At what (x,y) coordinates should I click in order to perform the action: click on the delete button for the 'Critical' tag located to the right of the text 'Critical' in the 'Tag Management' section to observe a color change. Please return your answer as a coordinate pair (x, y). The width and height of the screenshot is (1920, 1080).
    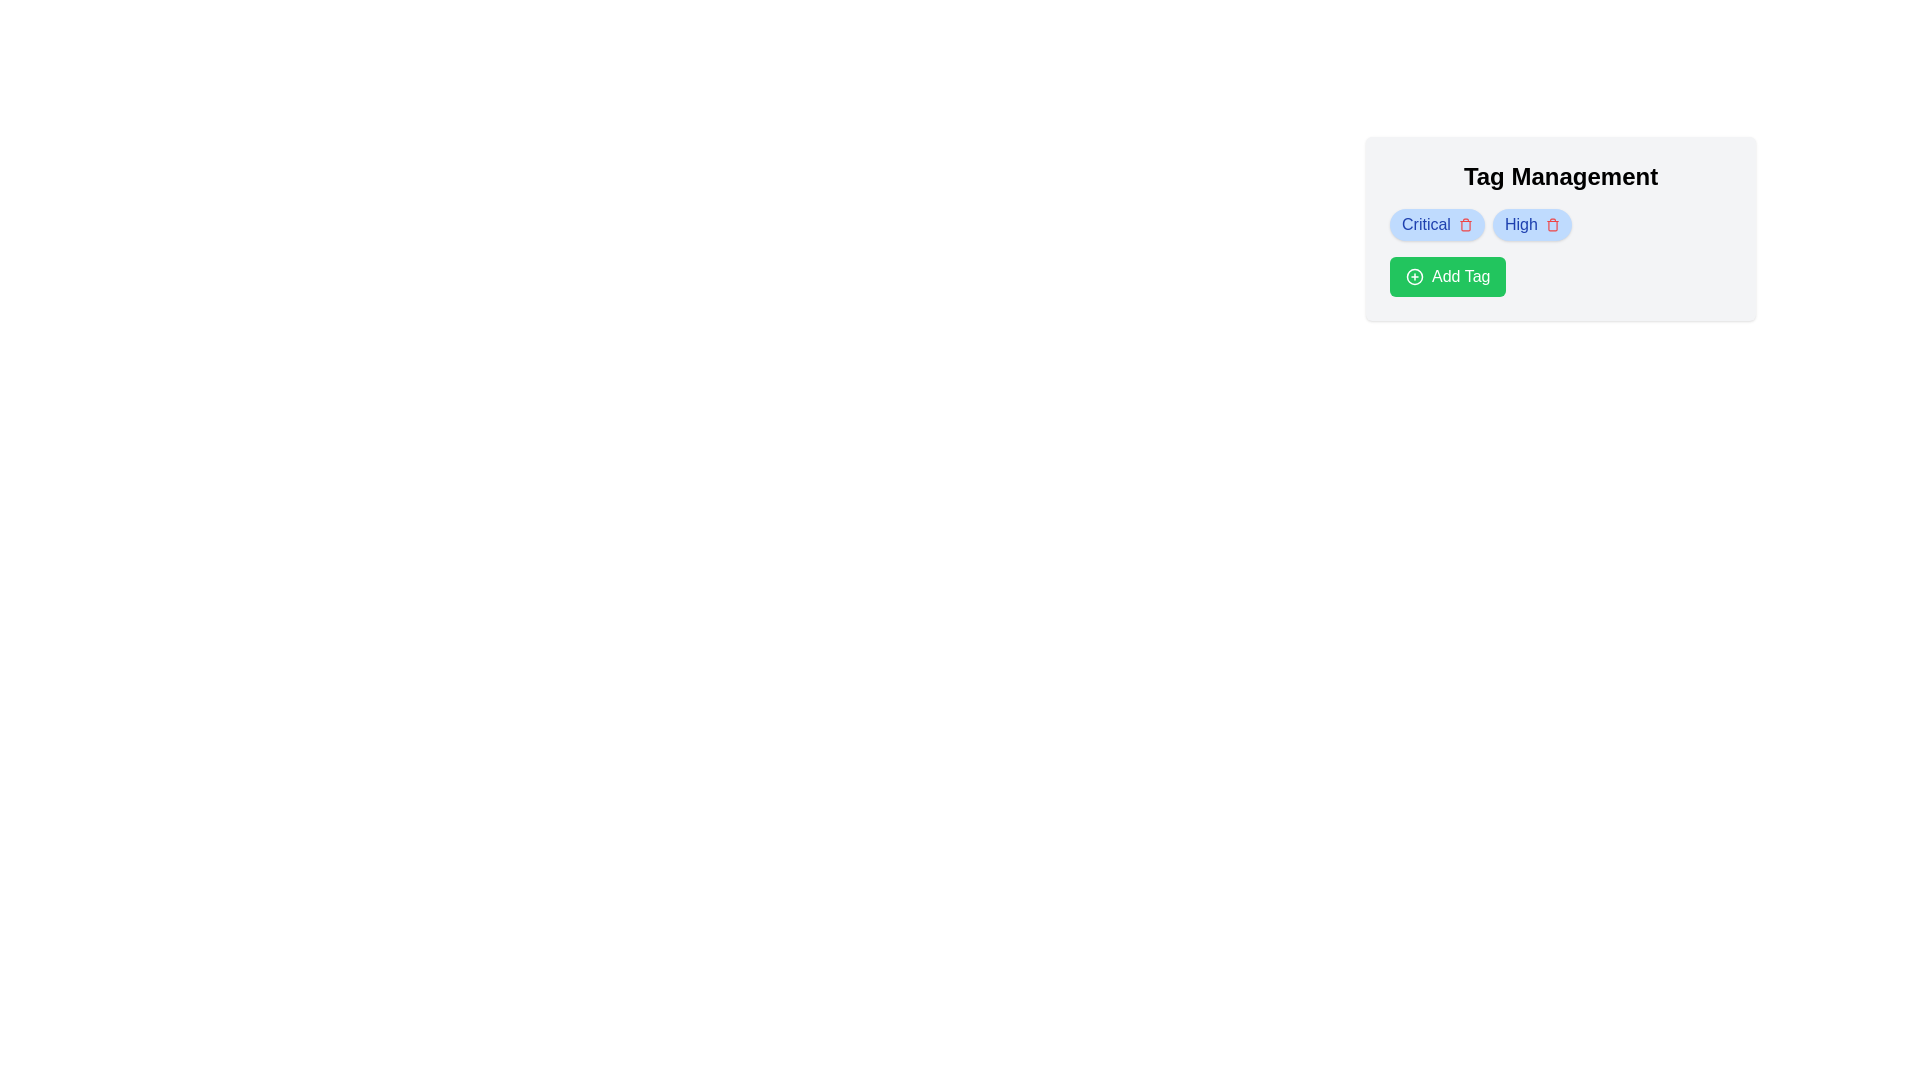
    Looking at the image, I should click on (1465, 224).